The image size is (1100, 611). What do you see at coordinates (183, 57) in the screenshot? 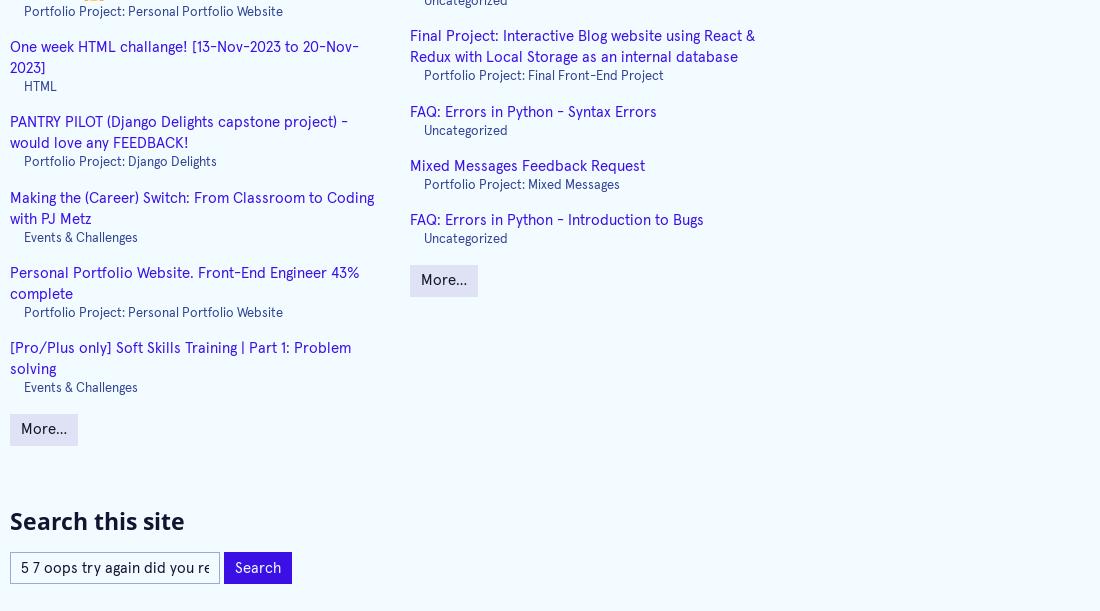
I see `'One week HTML challange! [13-Nov-2023 to 20-Nov-2023]'` at bounding box center [183, 57].